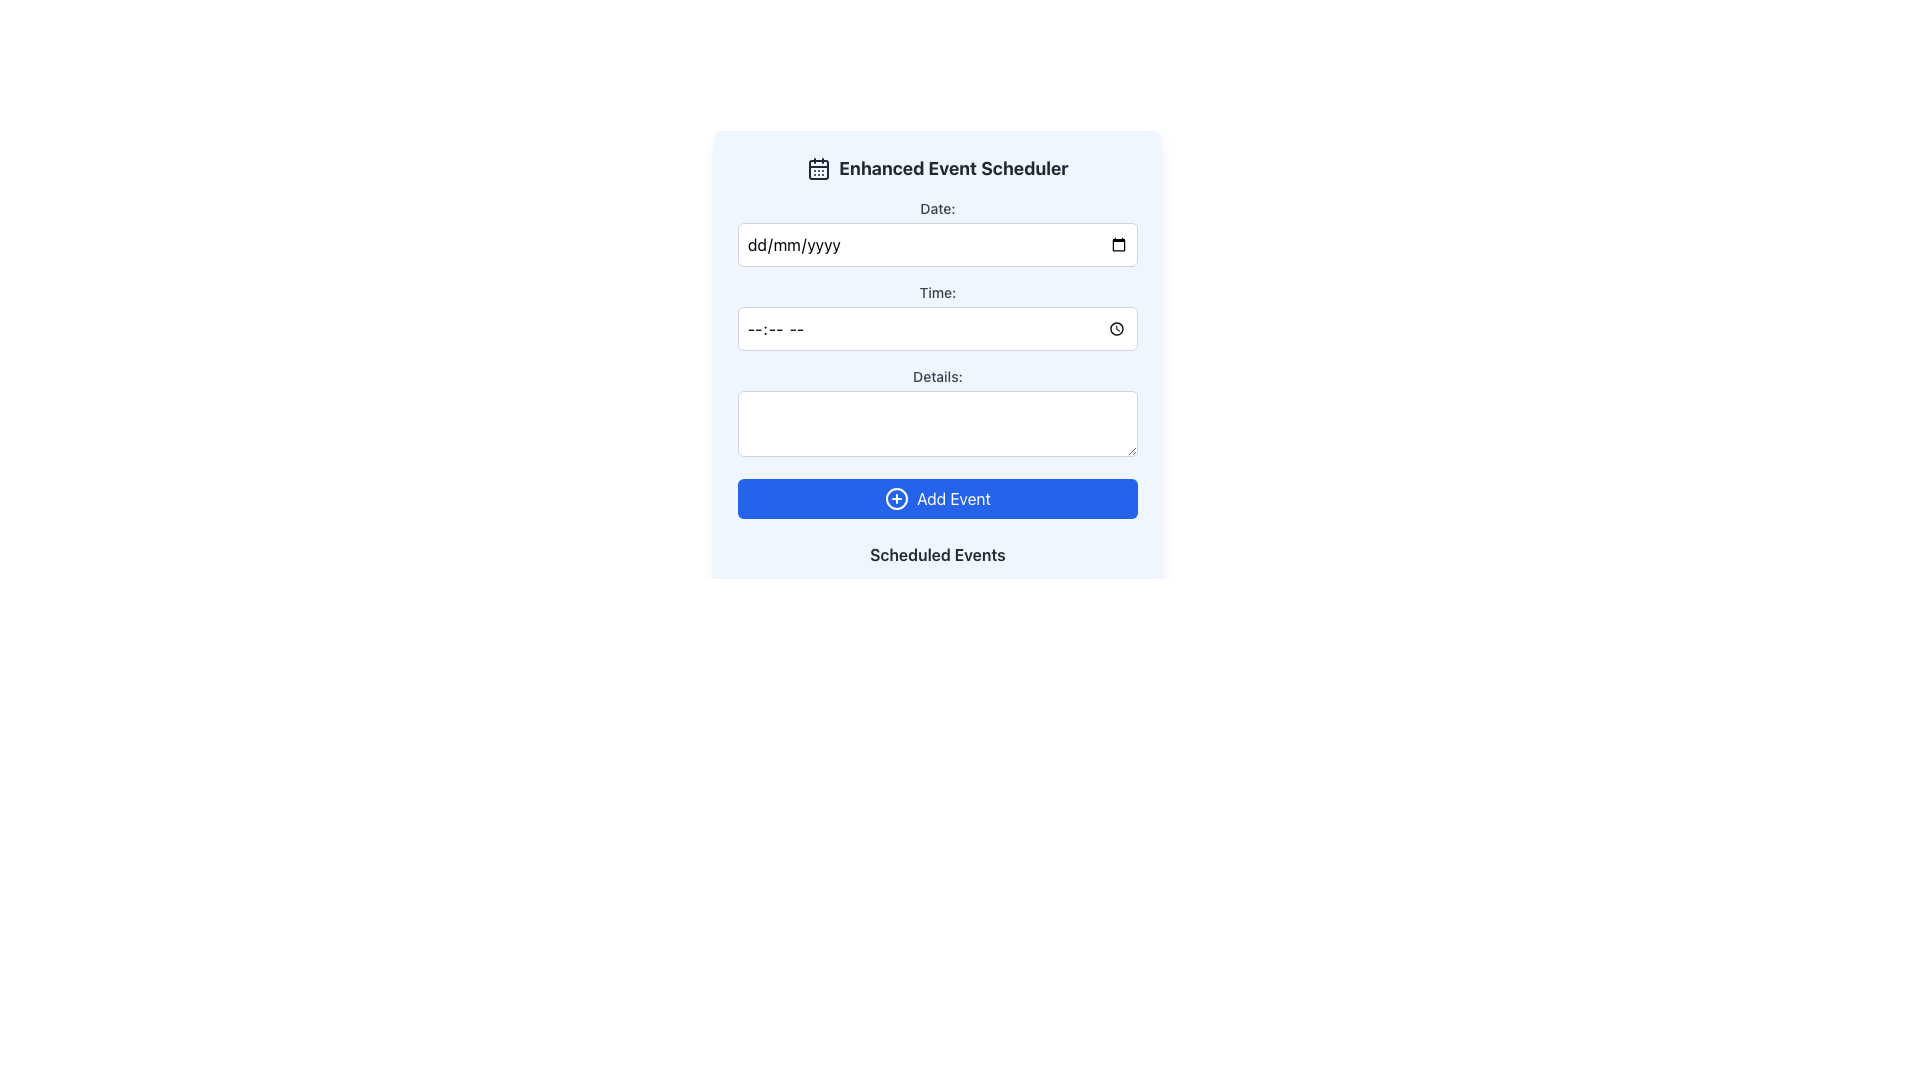 This screenshot has height=1080, width=1920. What do you see at coordinates (936, 555) in the screenshot?
I see `the non-interactive Text Label that serves as a header for the scheduled events section, located at the bottom of the 'Enhanced Event Scheduler' form, just below the 'Add Event' button` at bounding box center [936, 555].